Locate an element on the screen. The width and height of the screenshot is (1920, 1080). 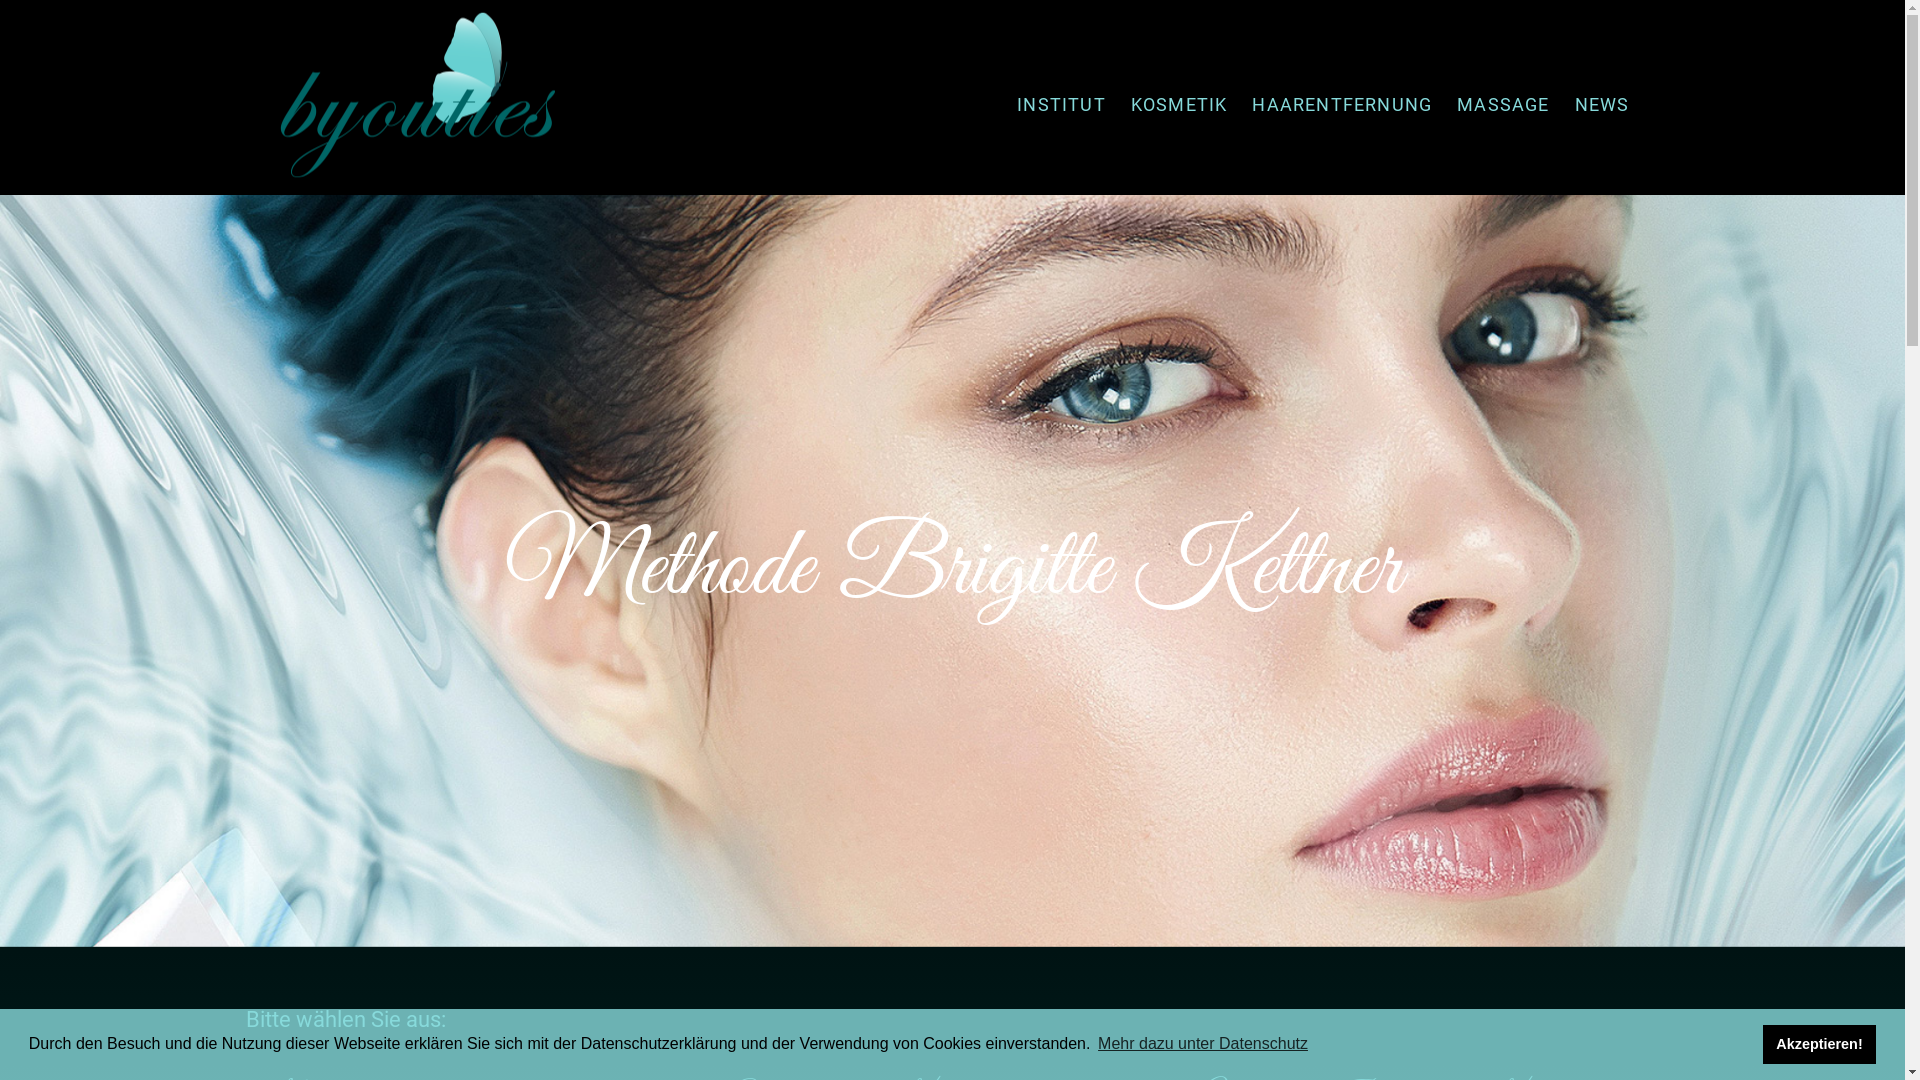
'NEWS' is located at coordinates (1602, 104).